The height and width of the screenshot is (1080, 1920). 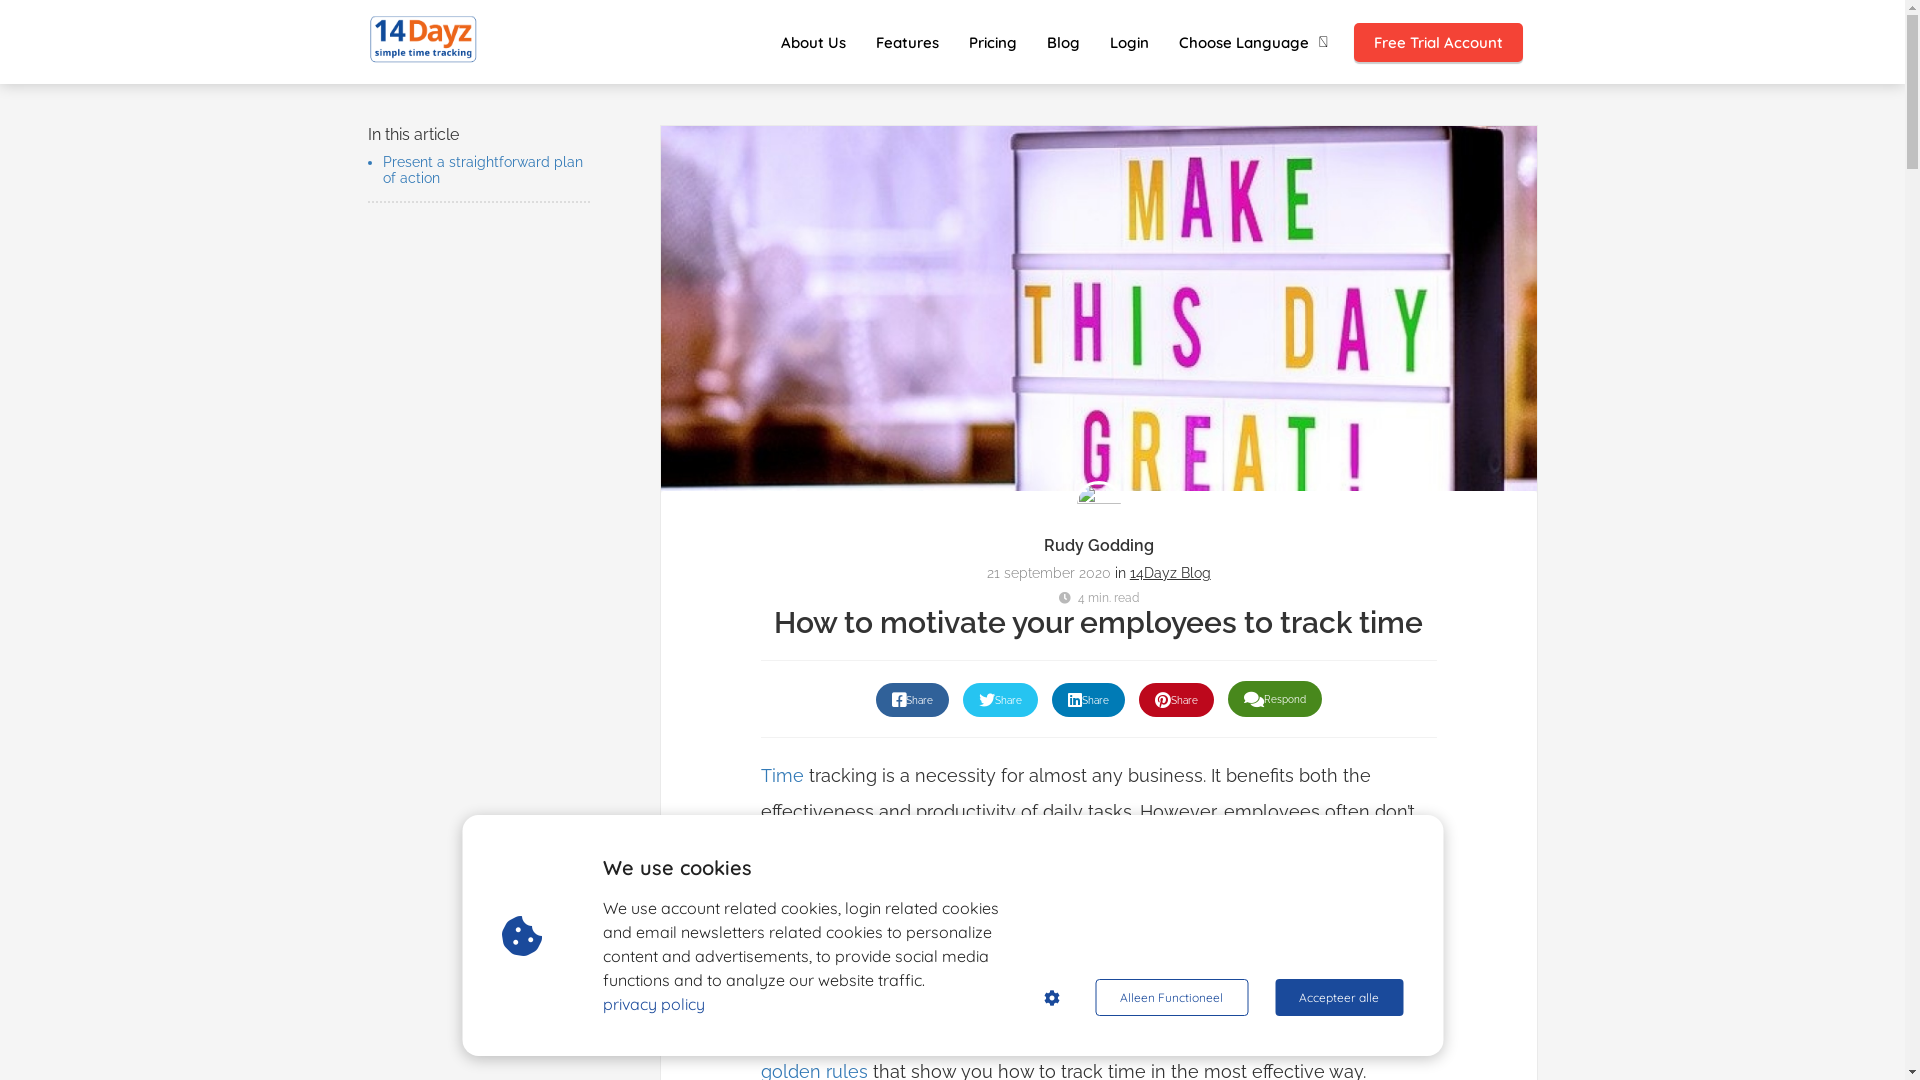 I want to click on 'Time tracking as simple as ABC', so click(x=422, y=39).